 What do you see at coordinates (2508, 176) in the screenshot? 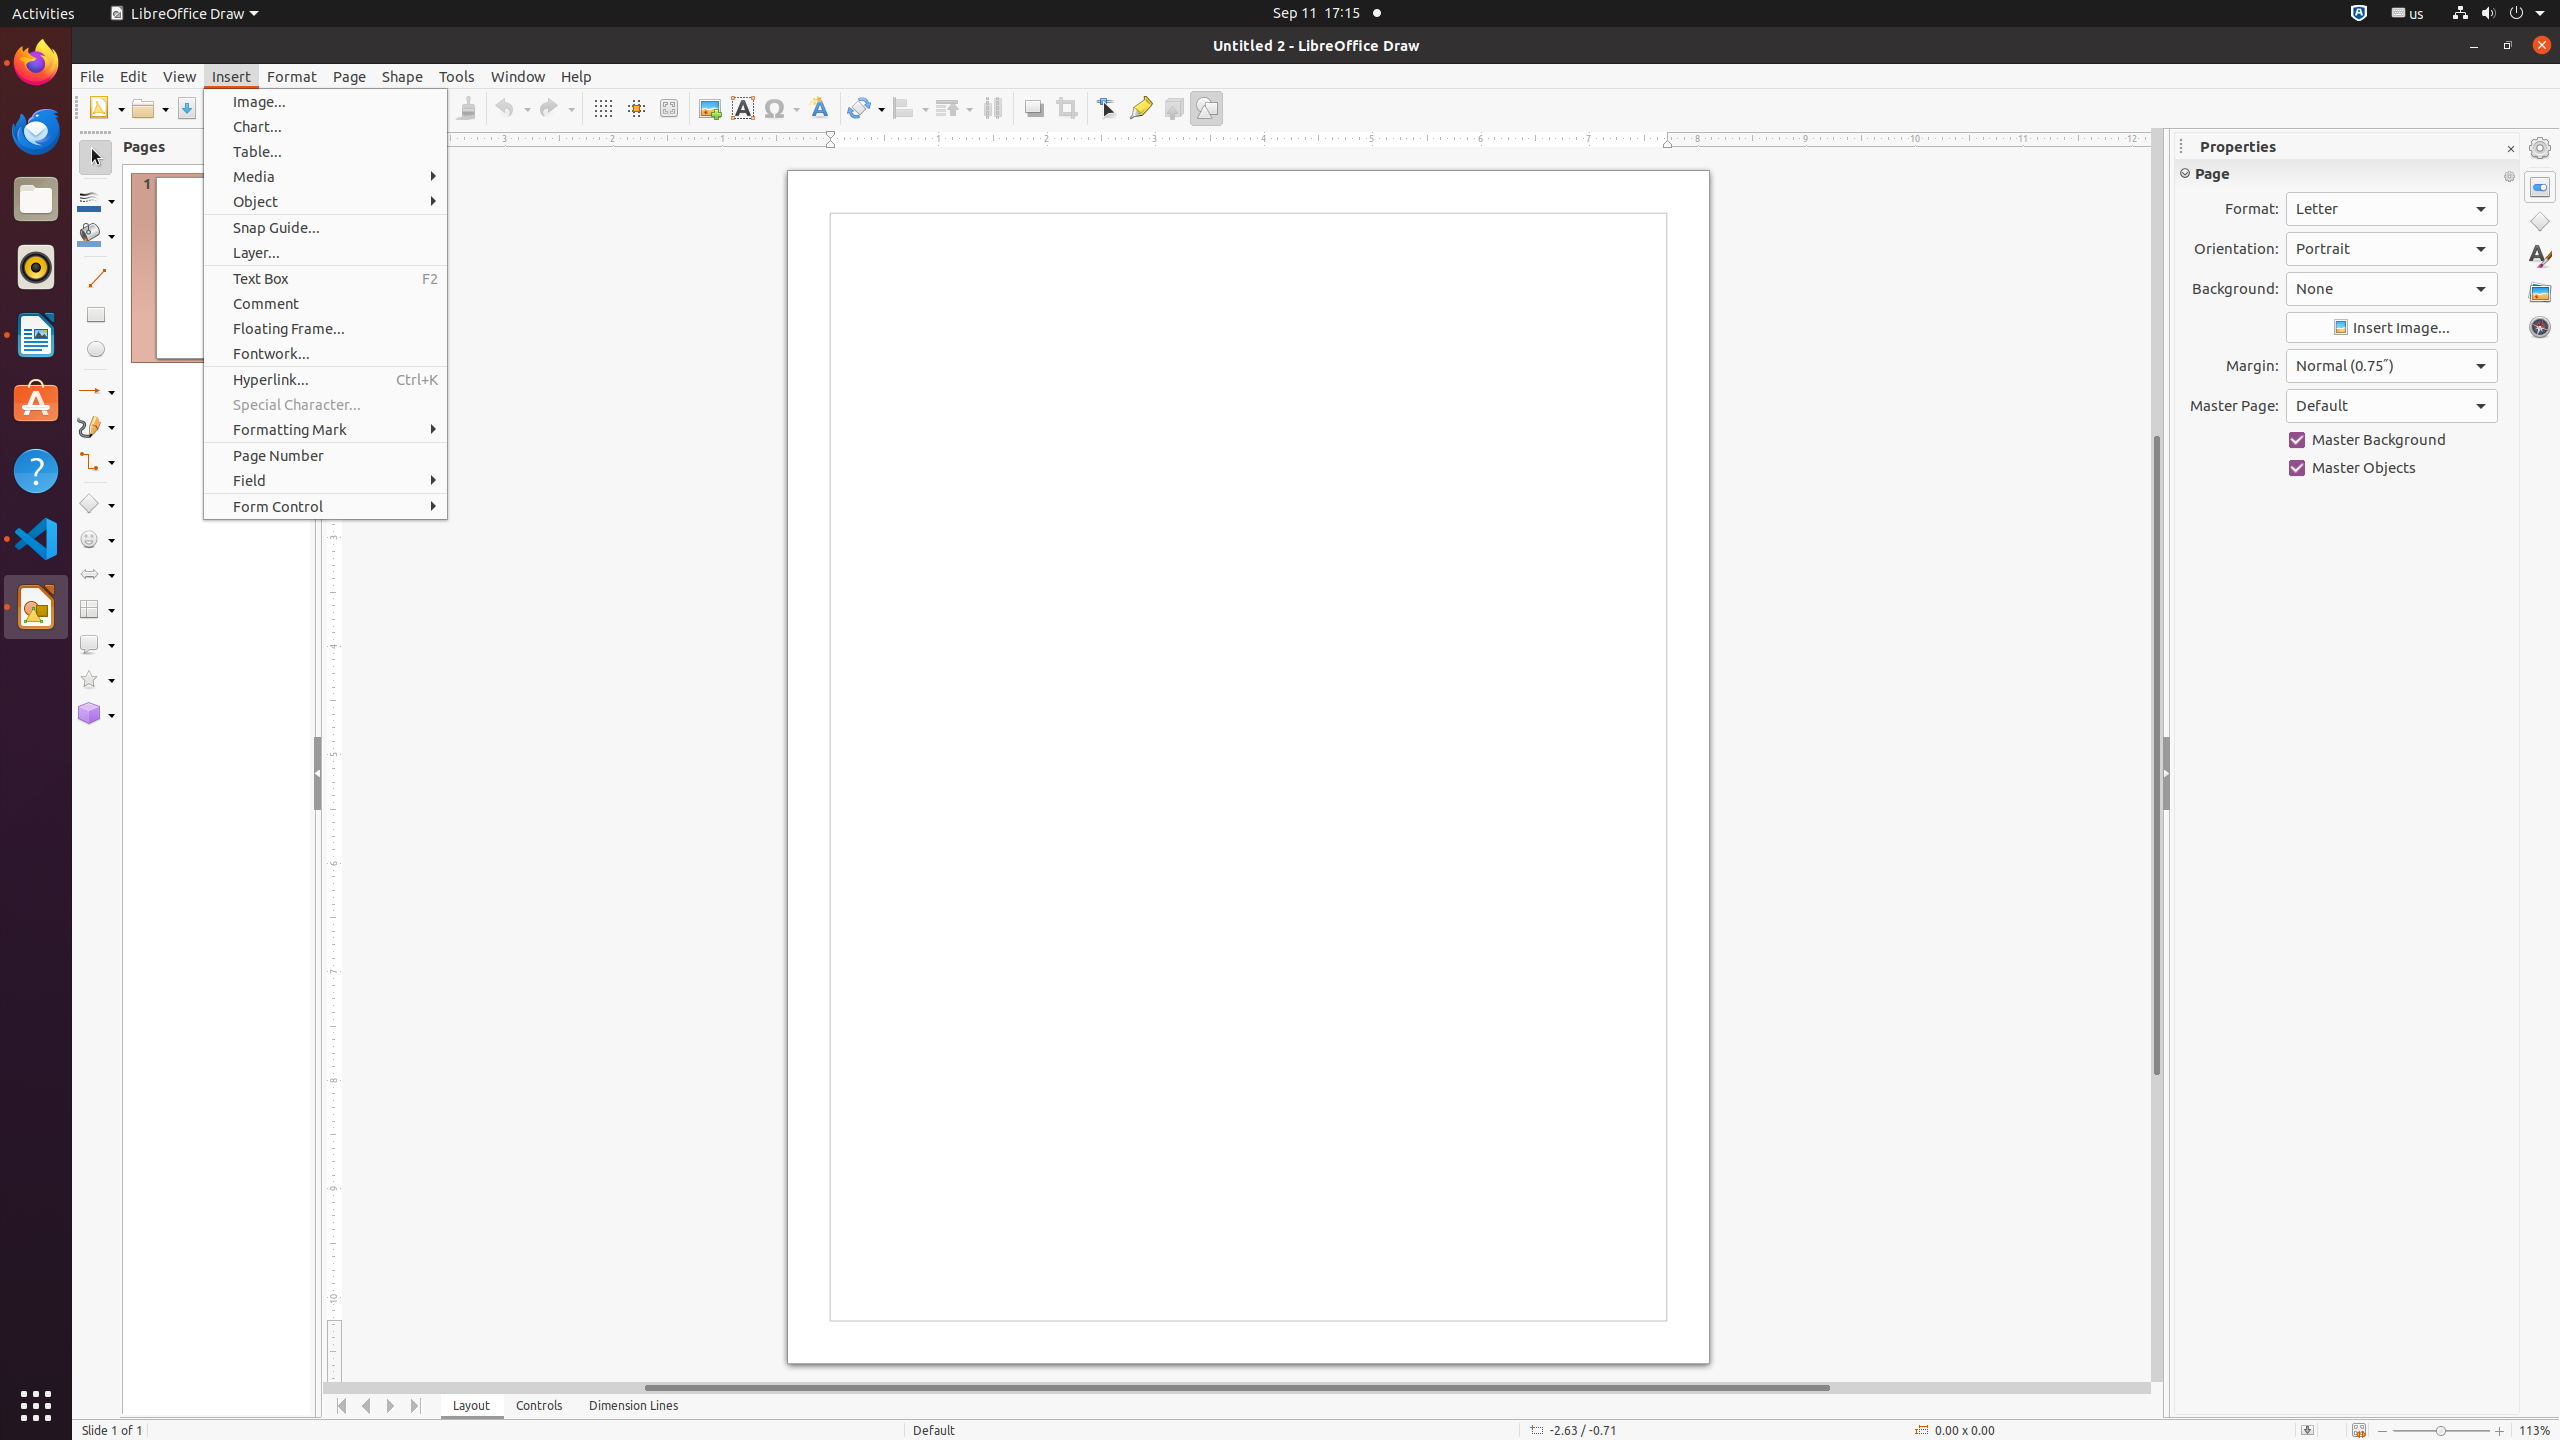
I see `'More Options'` at bounding box center [2508, 176].